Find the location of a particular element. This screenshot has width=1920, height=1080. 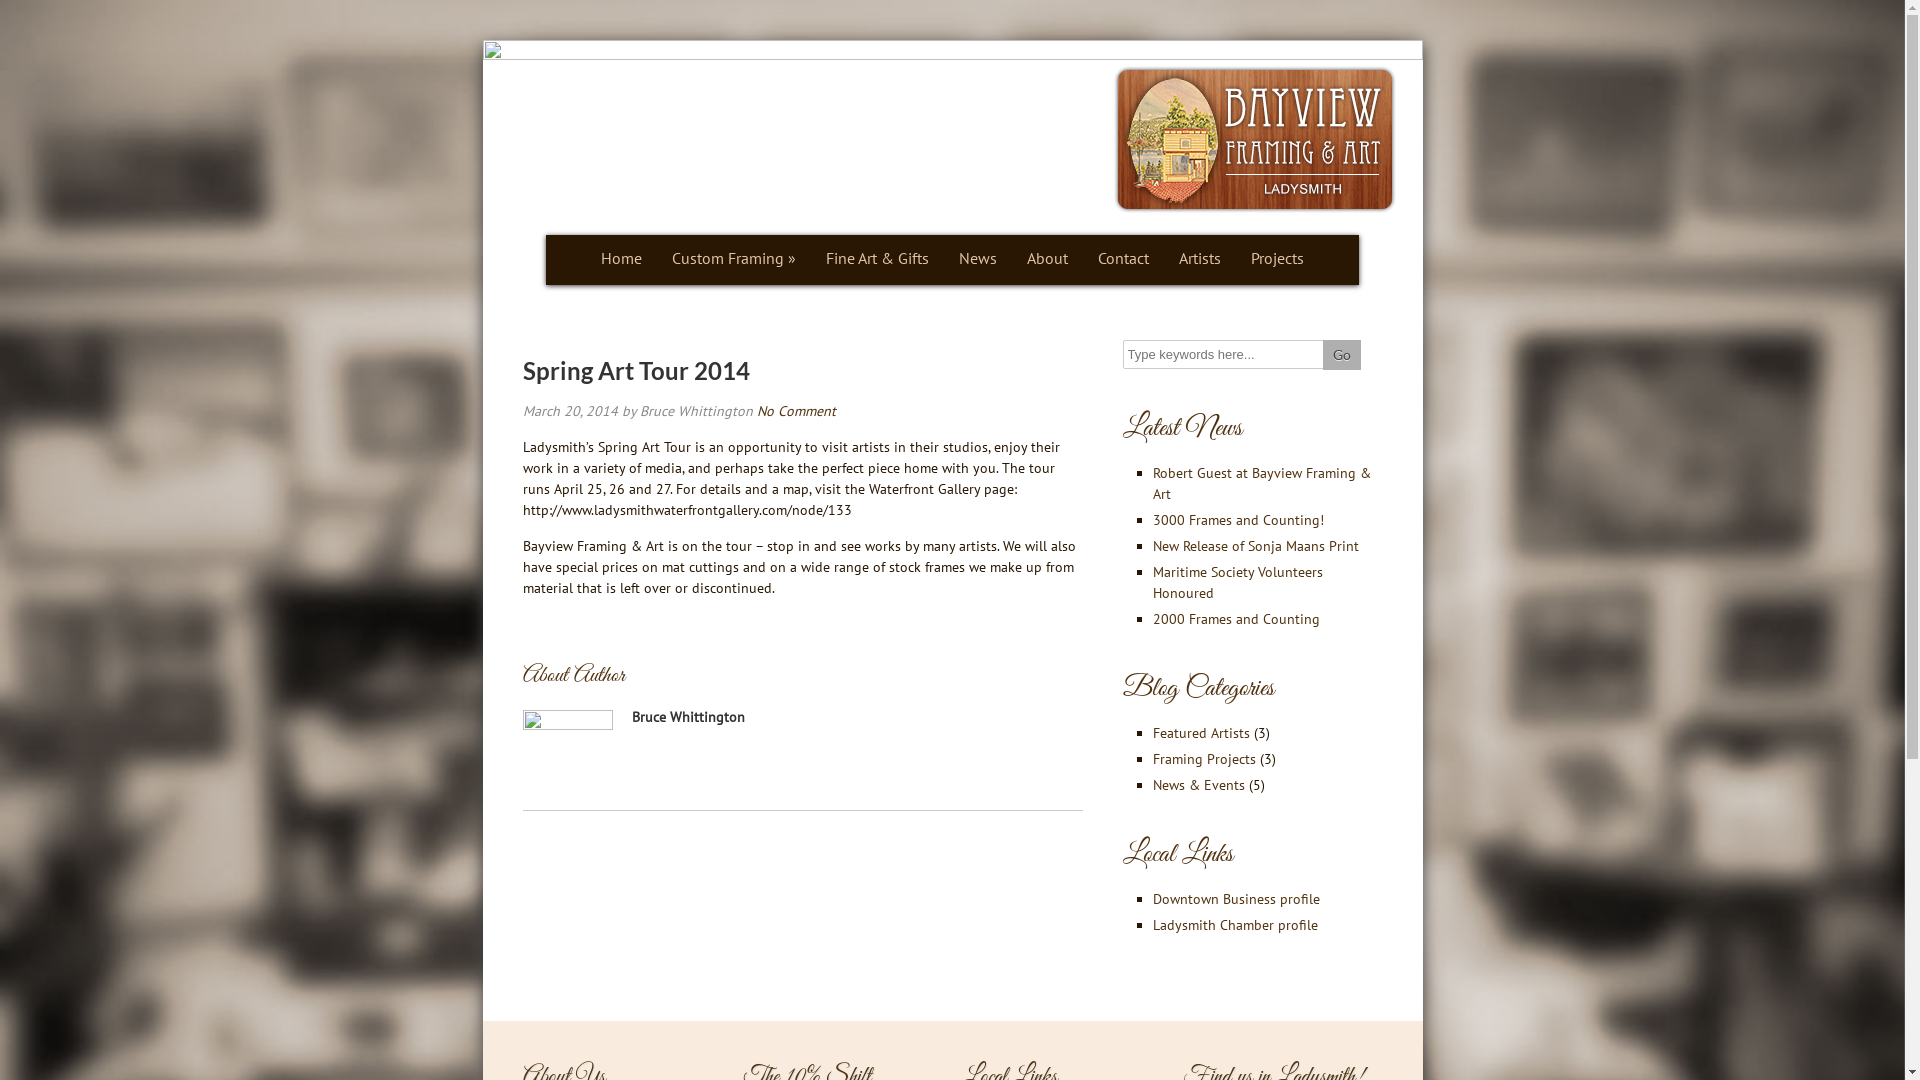

'News' is located at coordinates (978, 259).